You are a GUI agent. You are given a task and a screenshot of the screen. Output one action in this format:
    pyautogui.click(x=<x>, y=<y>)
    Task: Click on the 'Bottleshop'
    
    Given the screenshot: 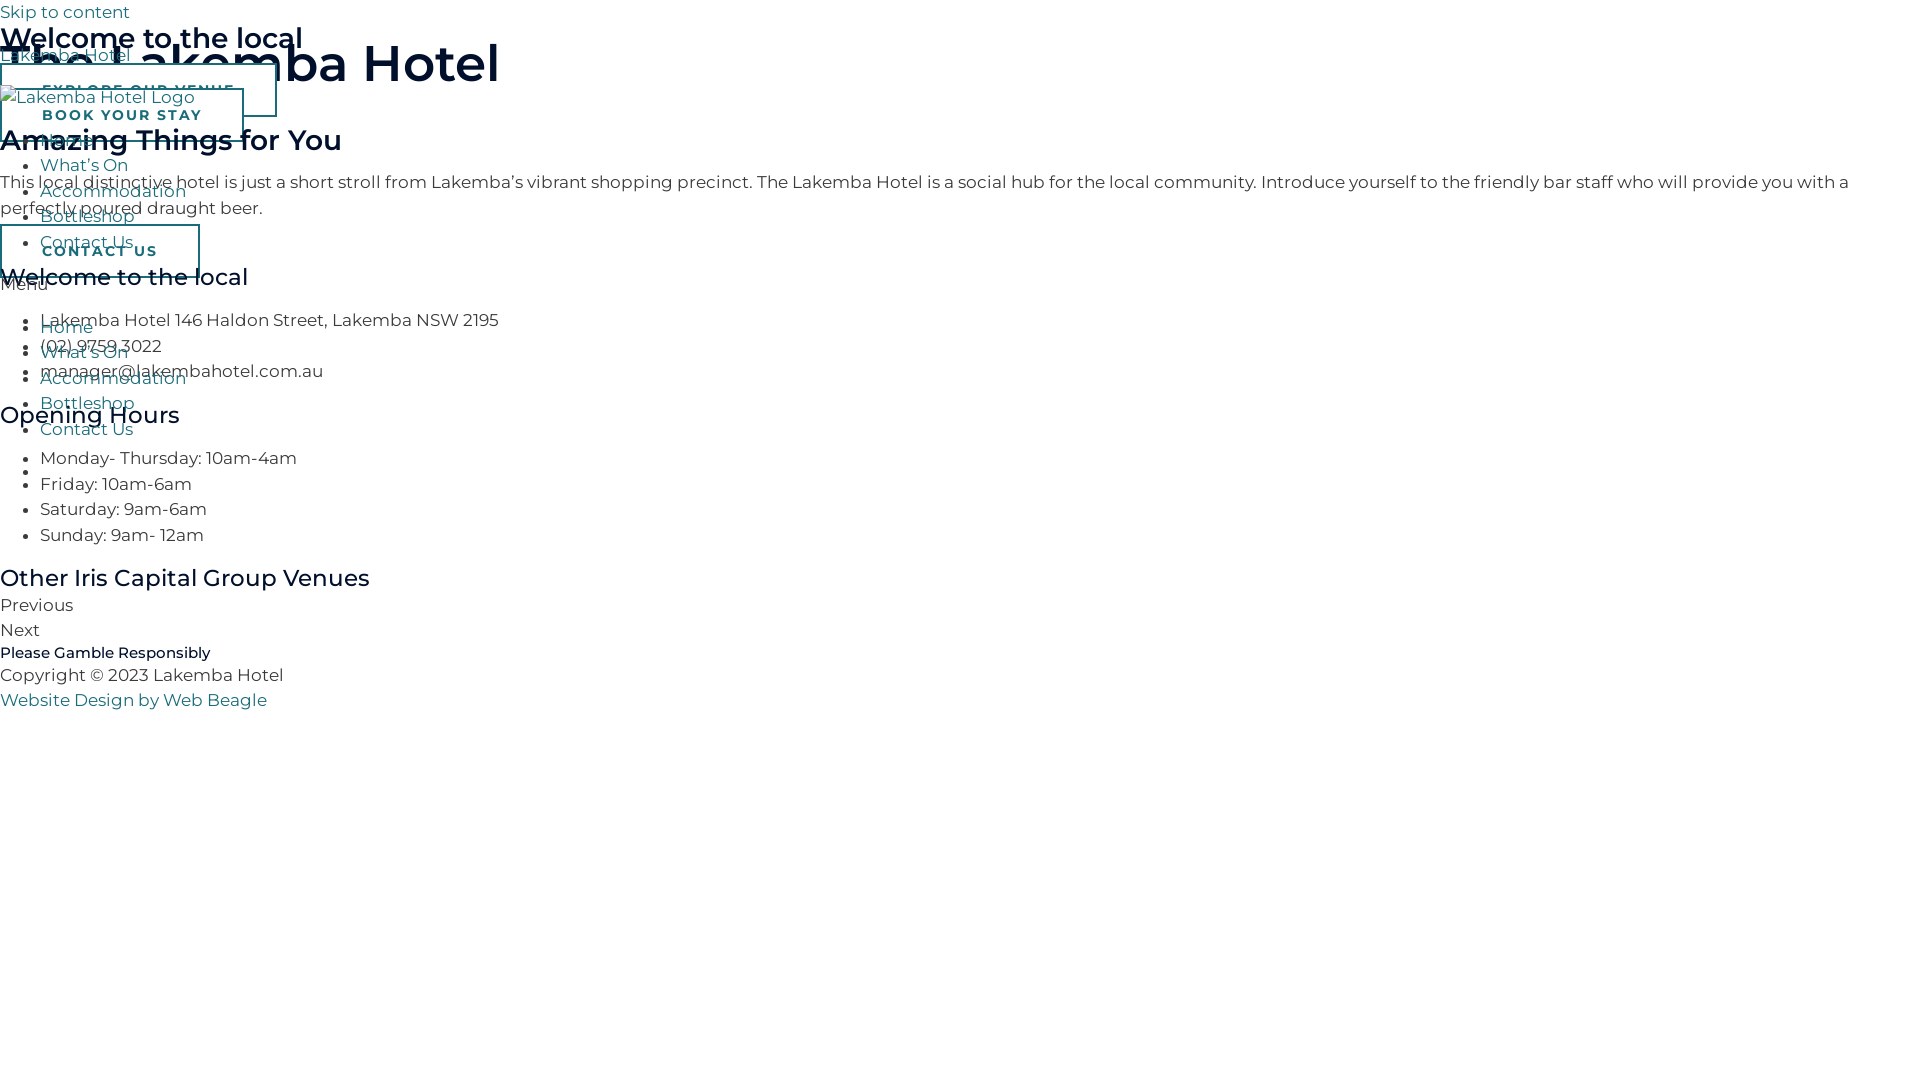 What is the action you would take?
    pyautogui.click(x=86, y=216)
    